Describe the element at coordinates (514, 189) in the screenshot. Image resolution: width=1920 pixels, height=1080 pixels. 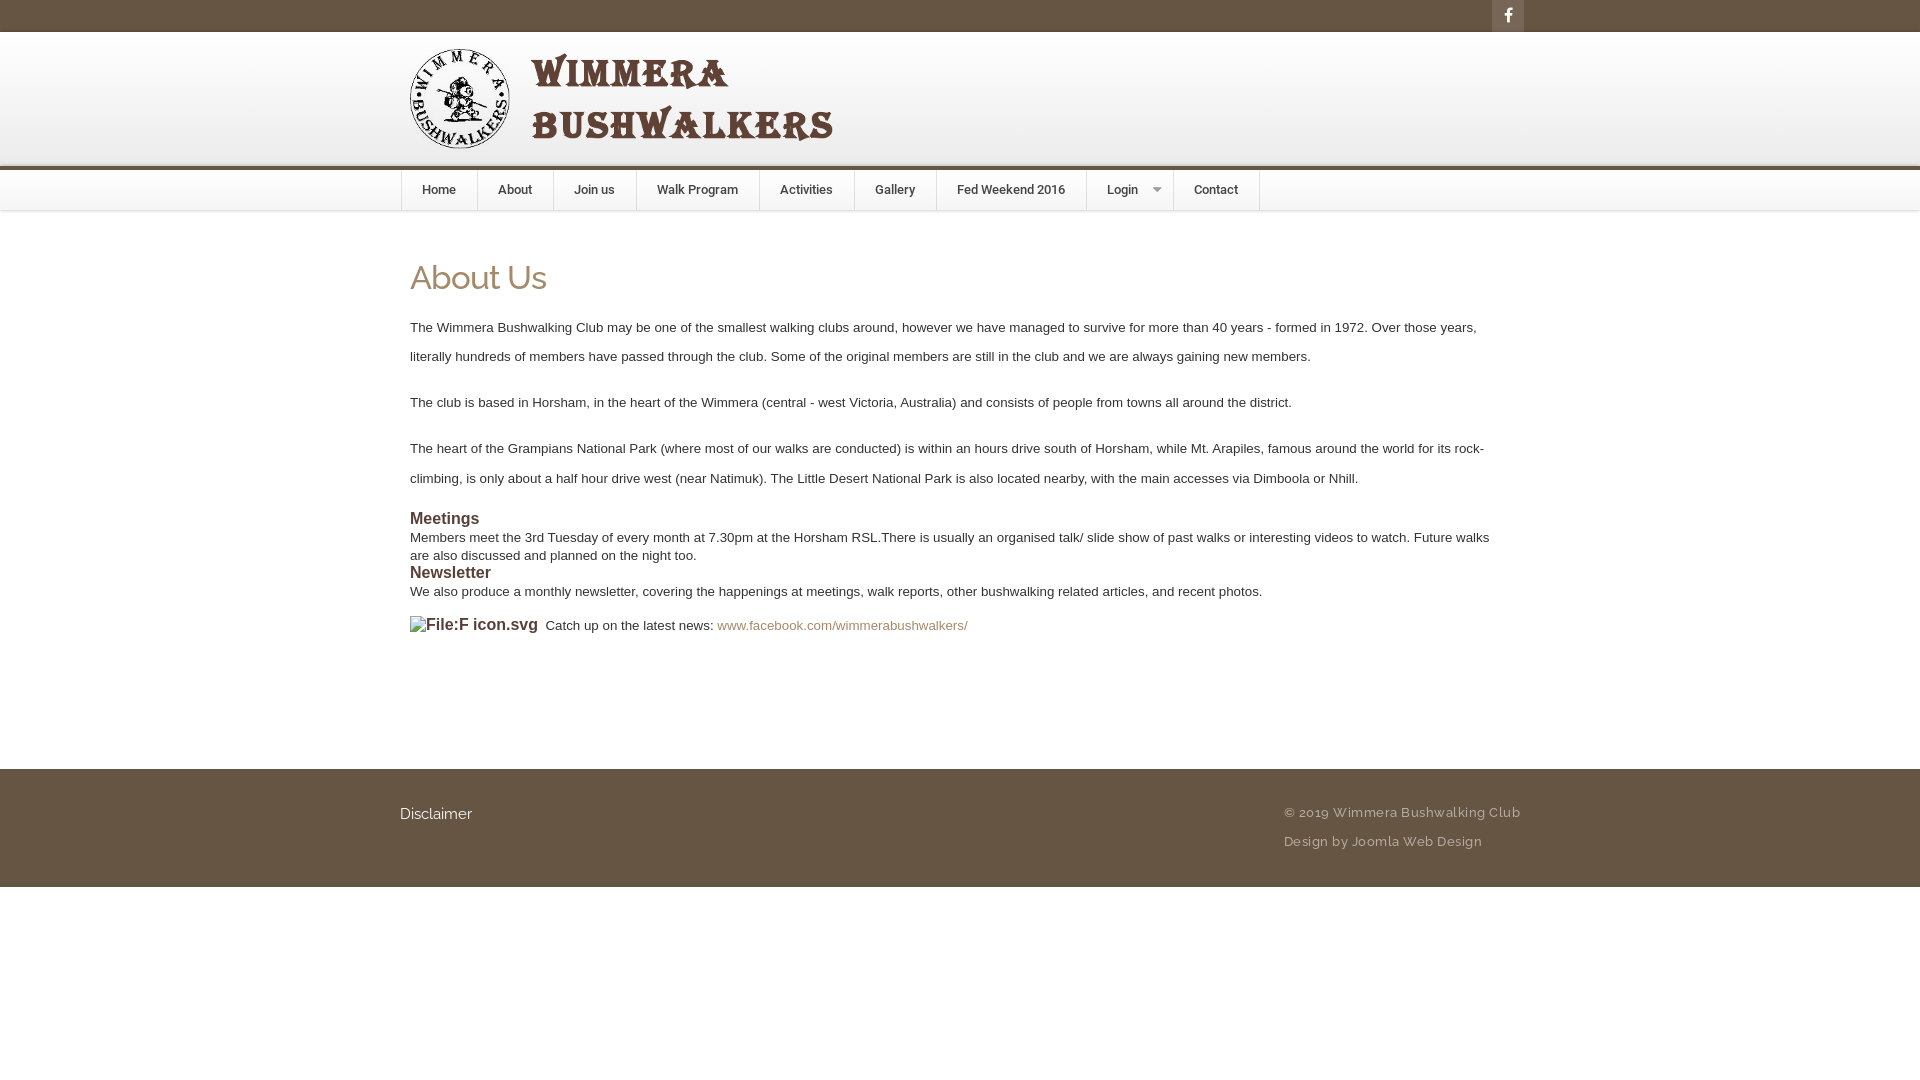
I see `'About'` at that location.